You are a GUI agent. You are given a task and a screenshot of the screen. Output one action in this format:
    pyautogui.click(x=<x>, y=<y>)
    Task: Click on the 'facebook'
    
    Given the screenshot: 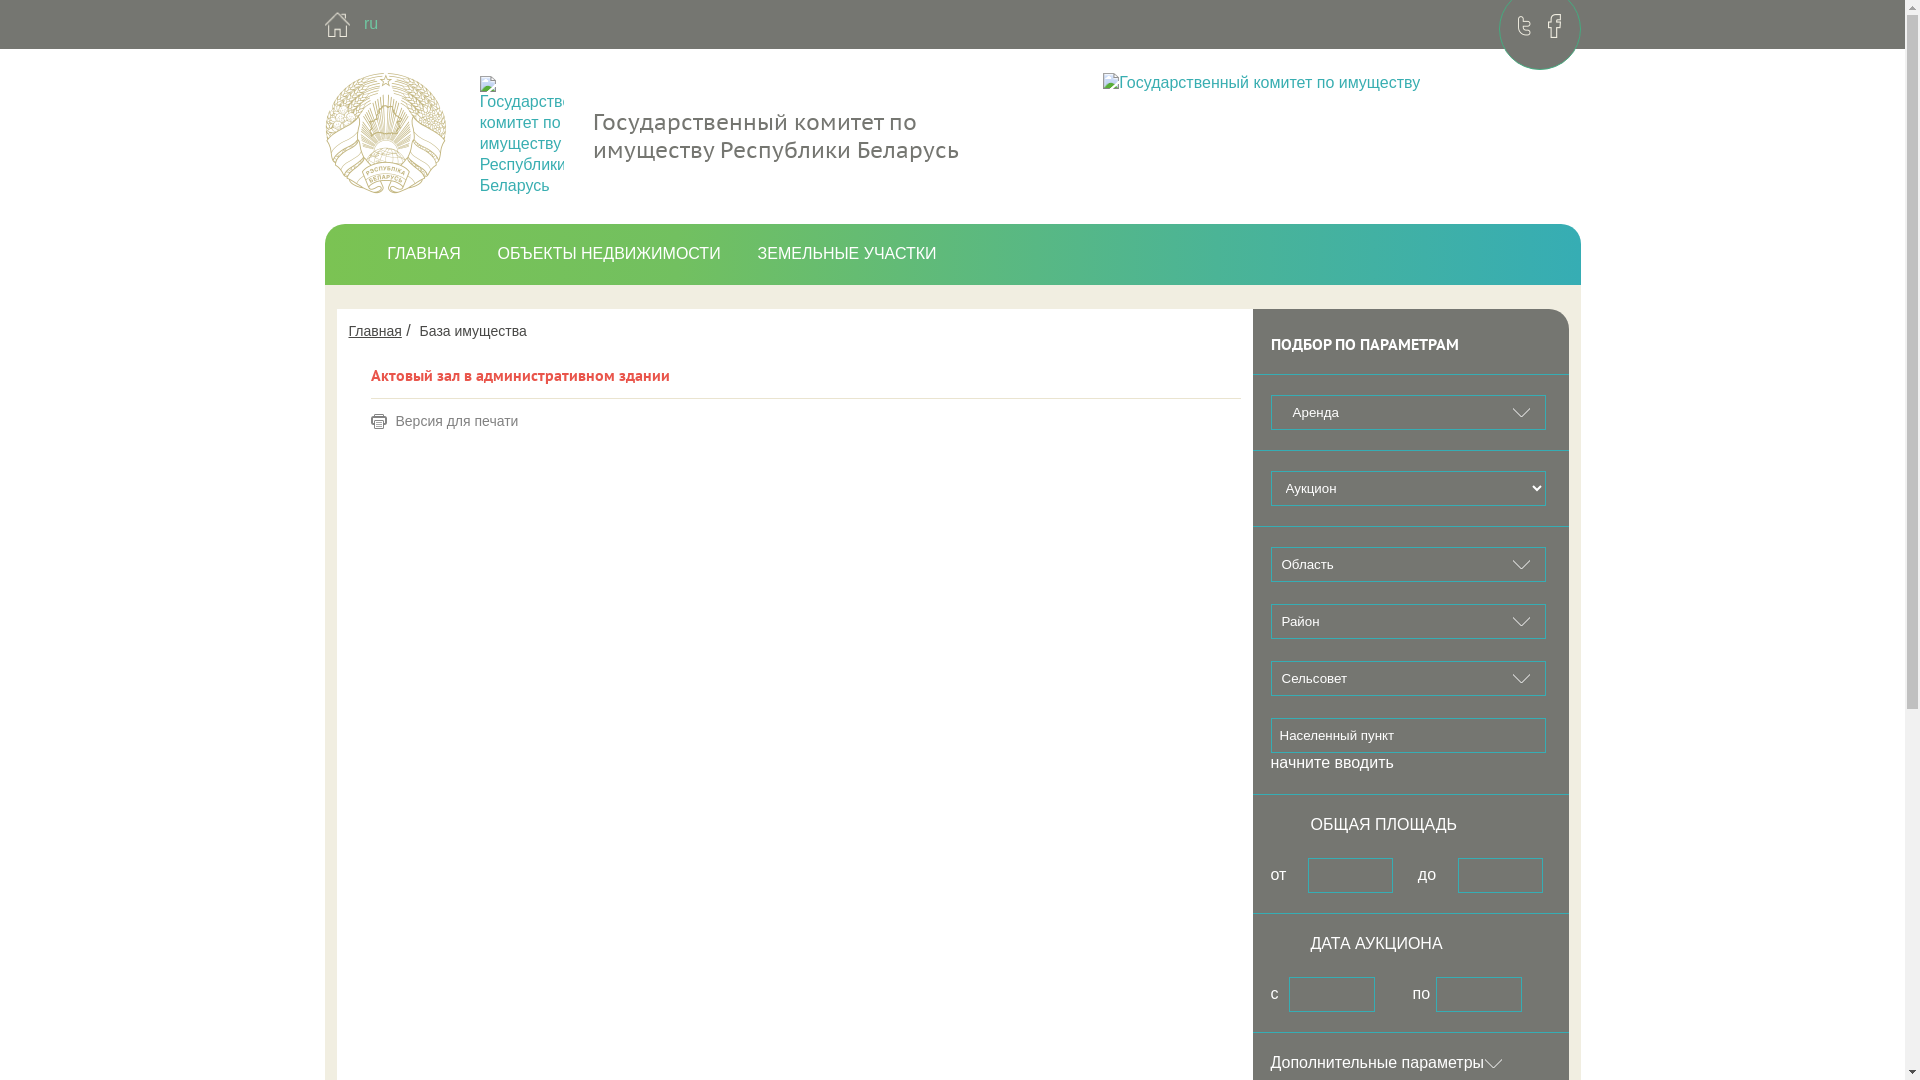 What is the action you would take?
    pyautogui.click(x=1553, y=26)
    